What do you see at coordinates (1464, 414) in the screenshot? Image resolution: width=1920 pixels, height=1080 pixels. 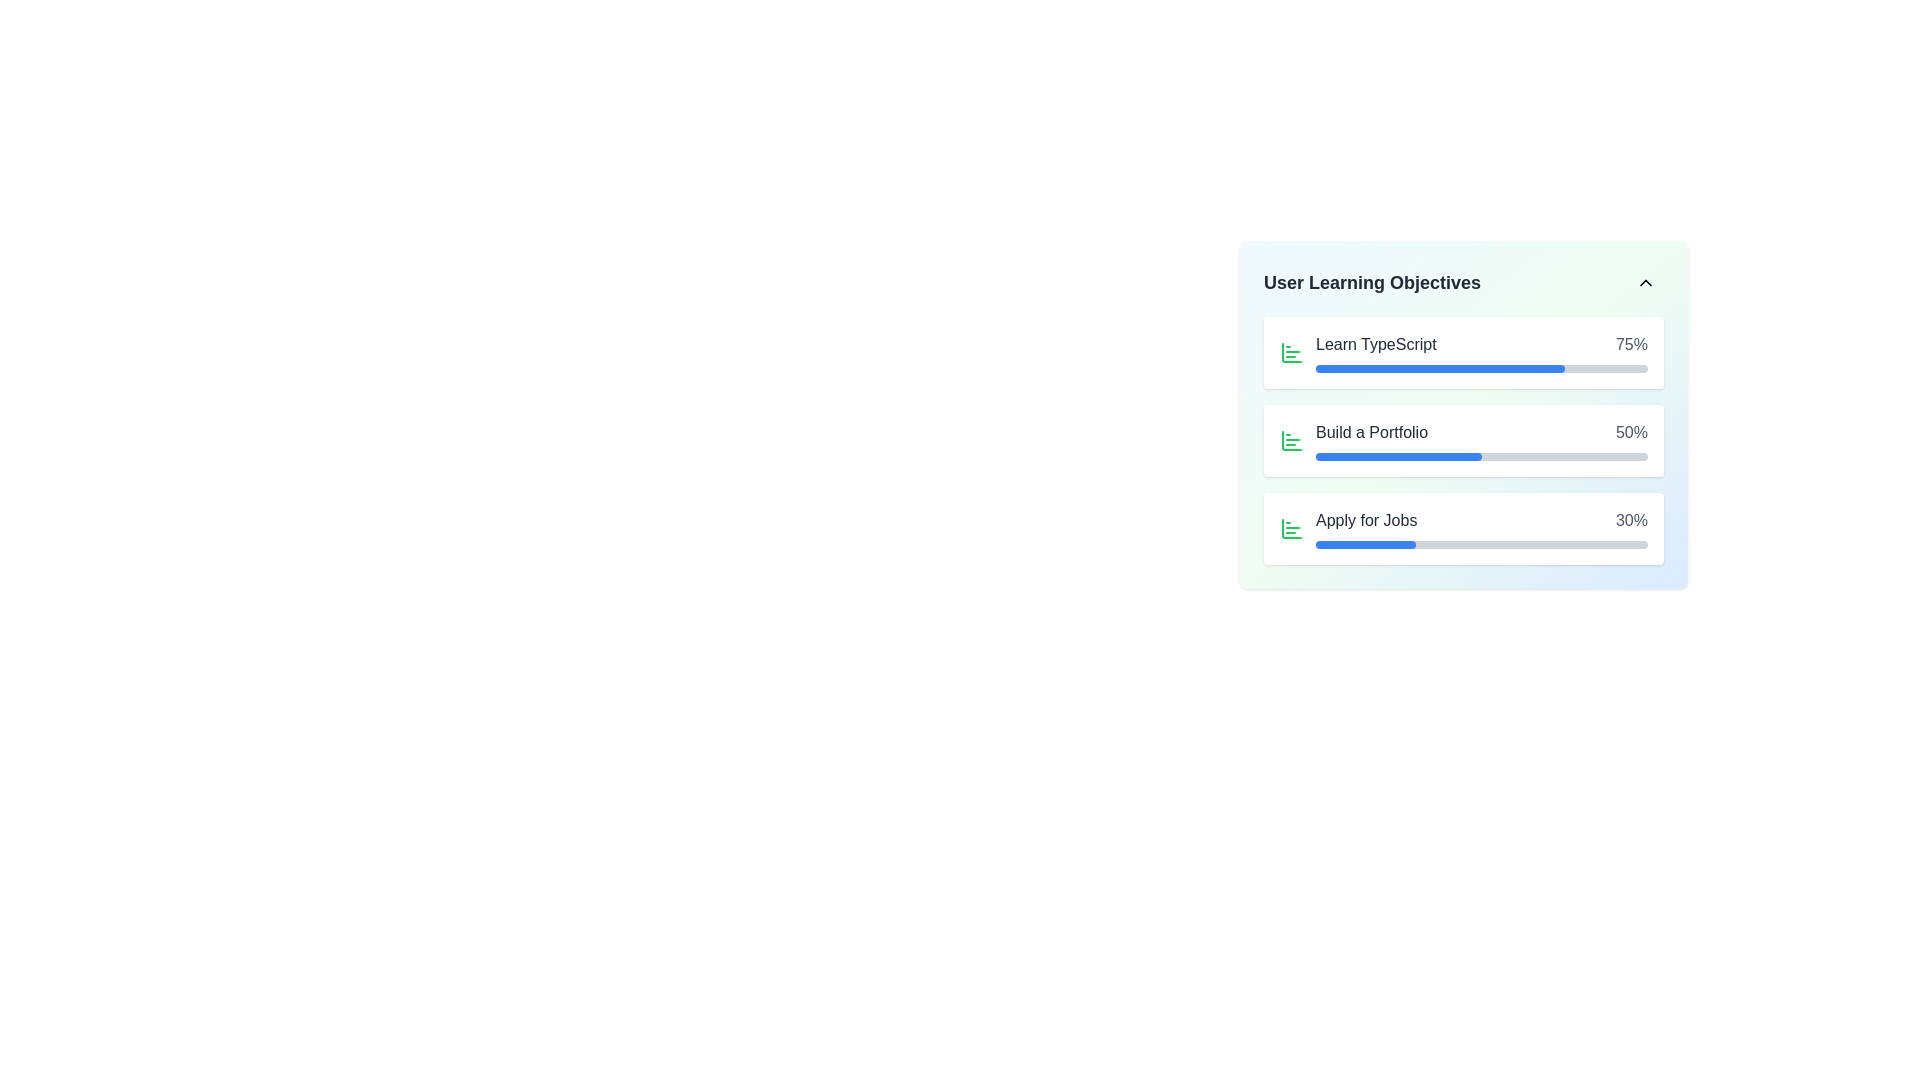 I see `the progress bar within the 'Build a Portfolio' card section, which shows a progress status of 50%` at bounding box center [1464, 414].